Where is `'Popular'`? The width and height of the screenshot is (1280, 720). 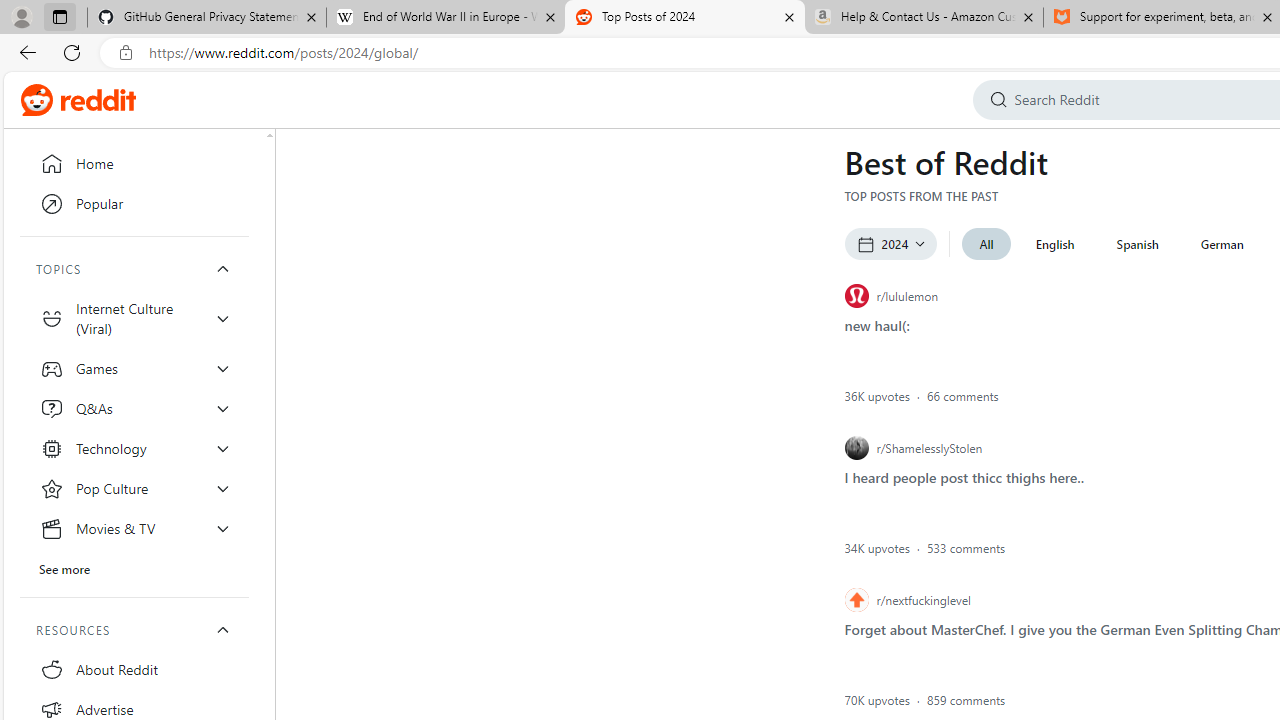 'Popular' is located at coordinates (134, 204).